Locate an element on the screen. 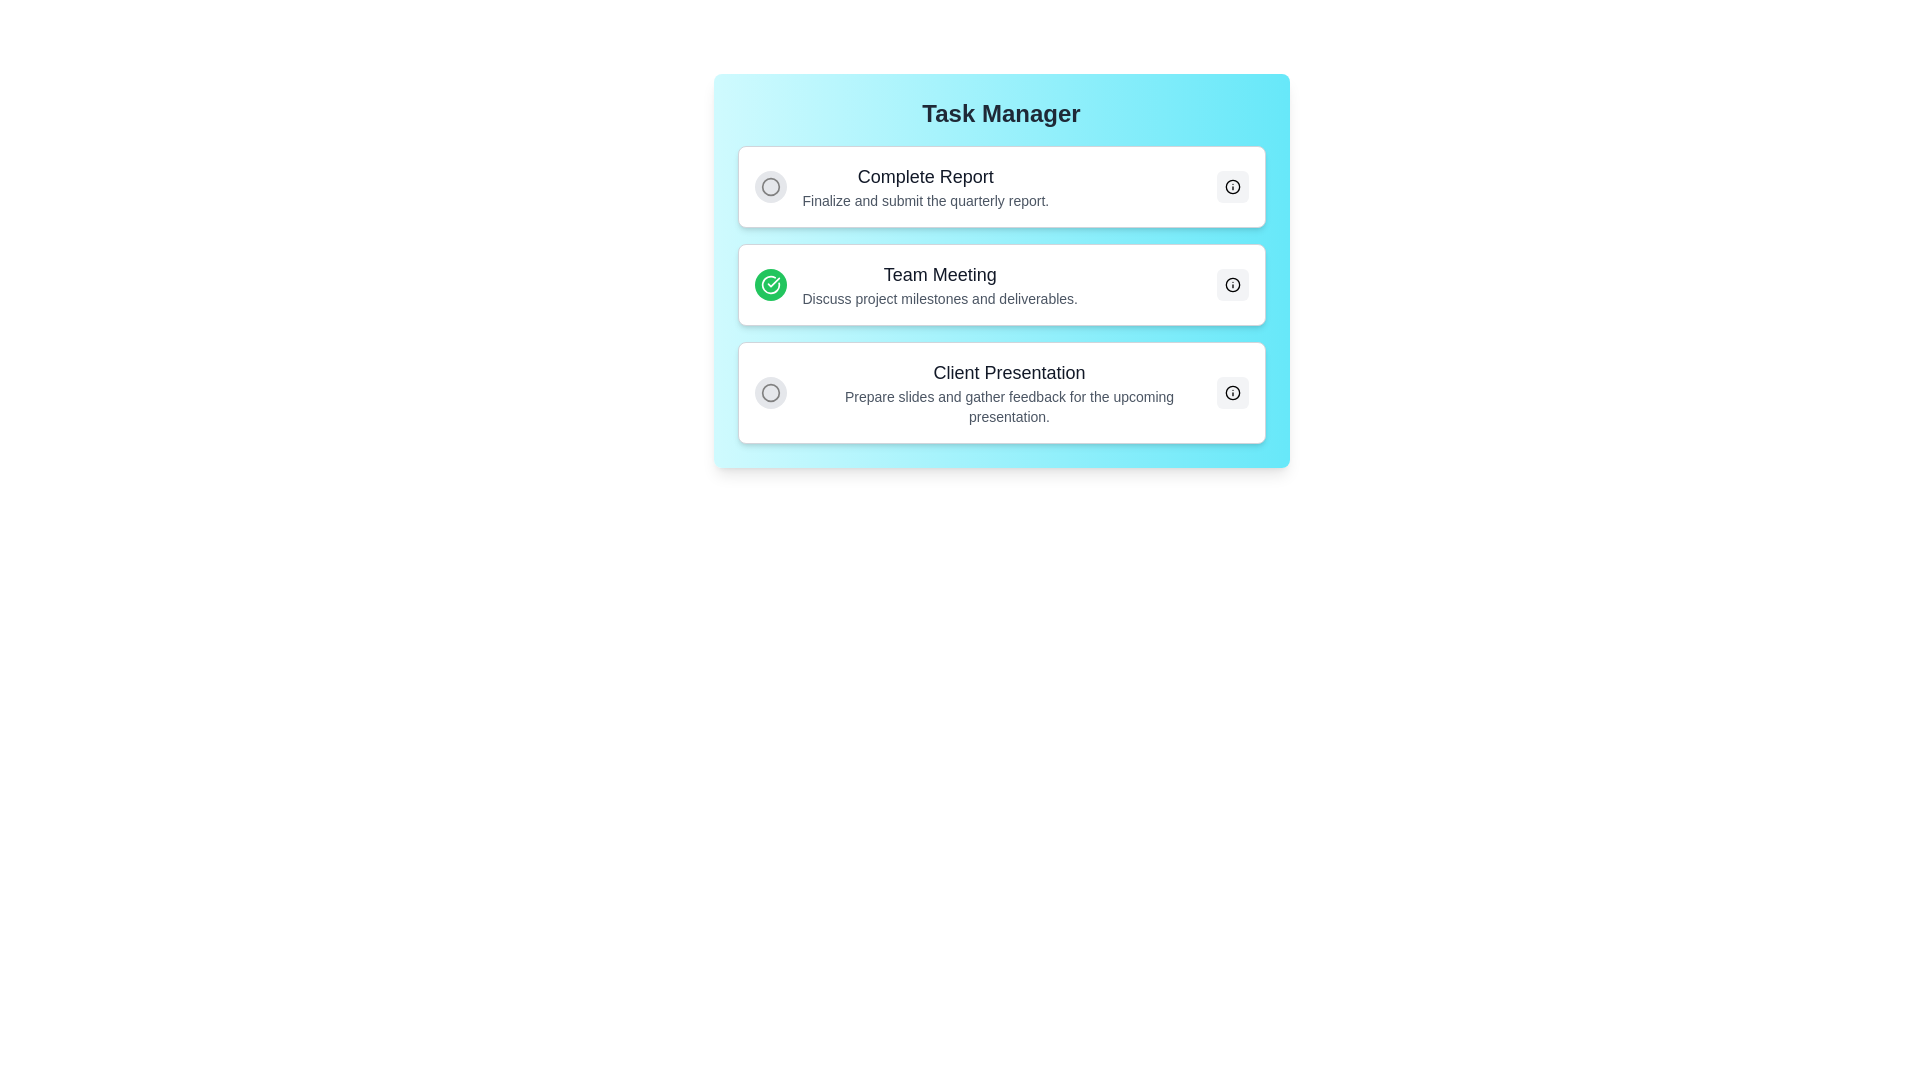 The width and height of the screenshot is (1920, 1080). the first task item is located at coordinates (900, 186).